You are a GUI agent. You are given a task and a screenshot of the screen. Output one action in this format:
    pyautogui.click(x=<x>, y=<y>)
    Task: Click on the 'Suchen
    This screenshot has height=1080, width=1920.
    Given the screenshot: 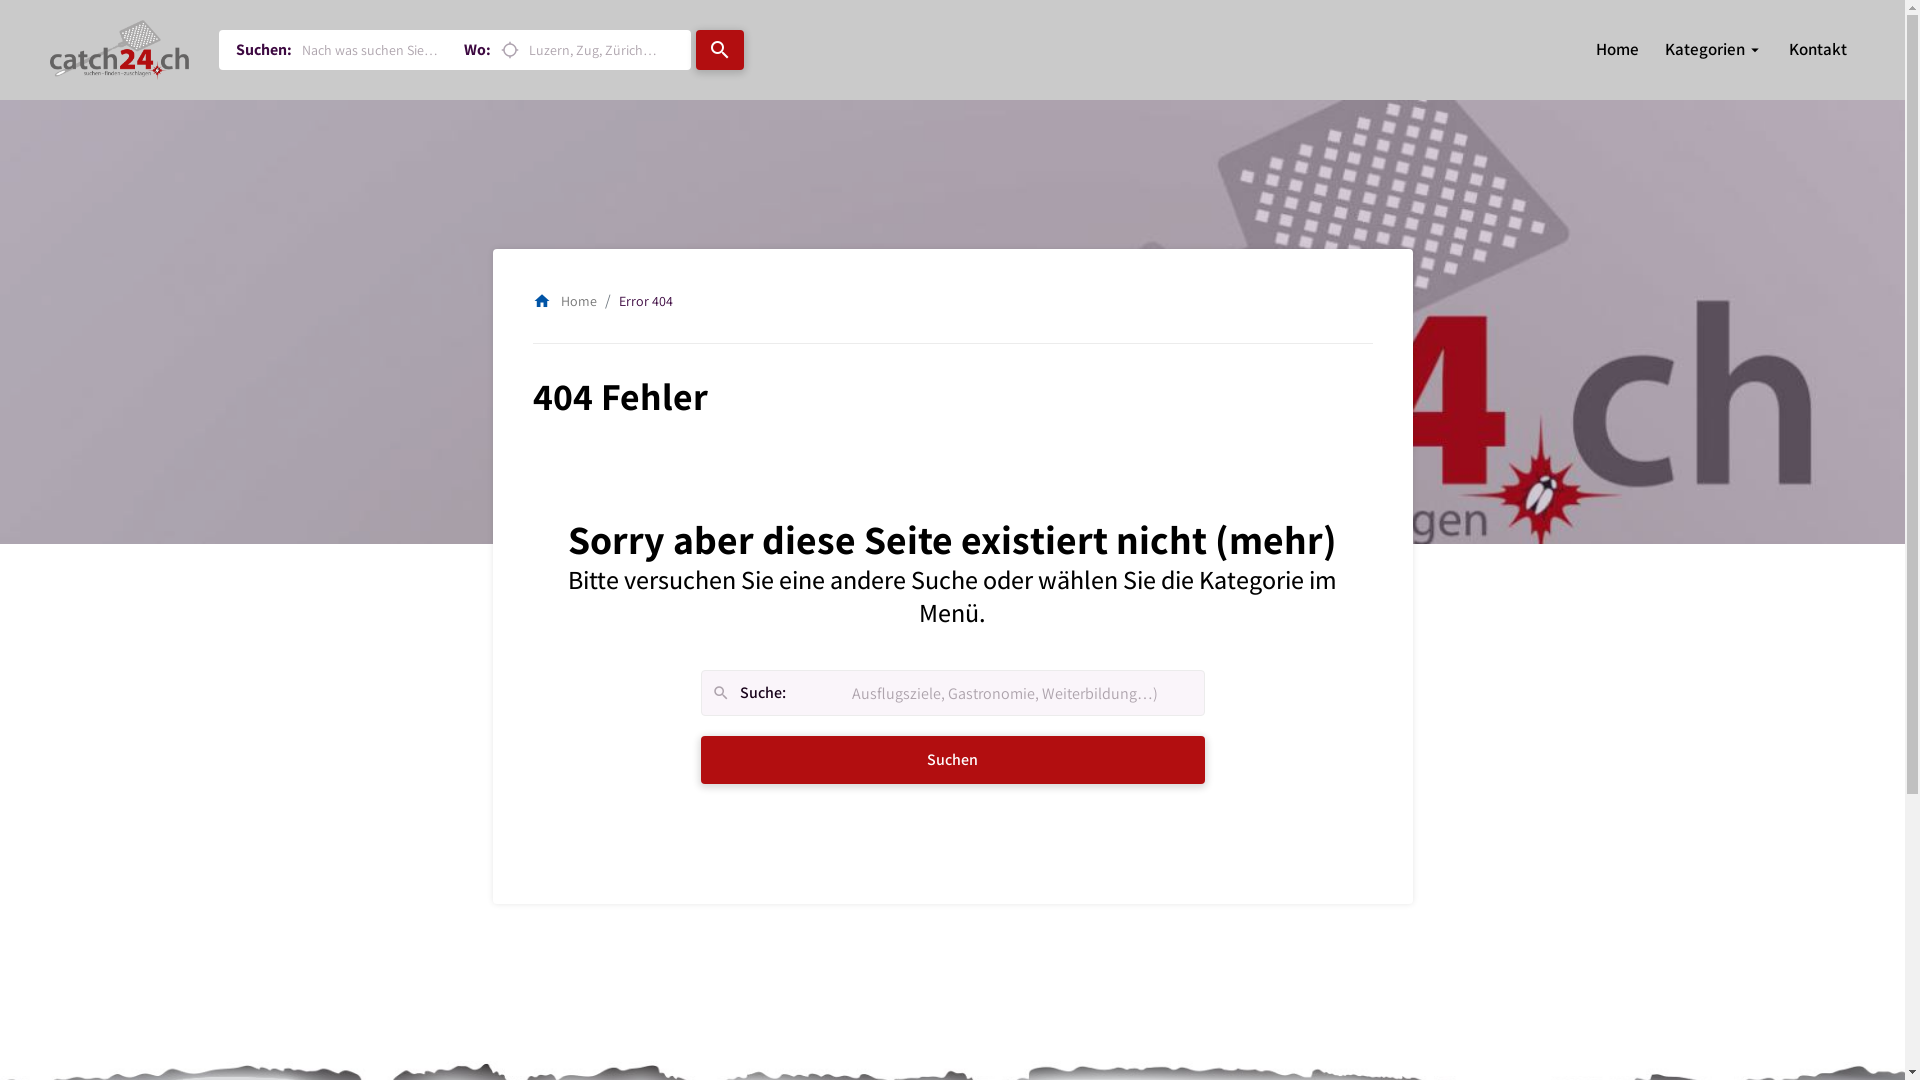 What is the action you would take?
    pyautogui.click(x=950, y=759)
    